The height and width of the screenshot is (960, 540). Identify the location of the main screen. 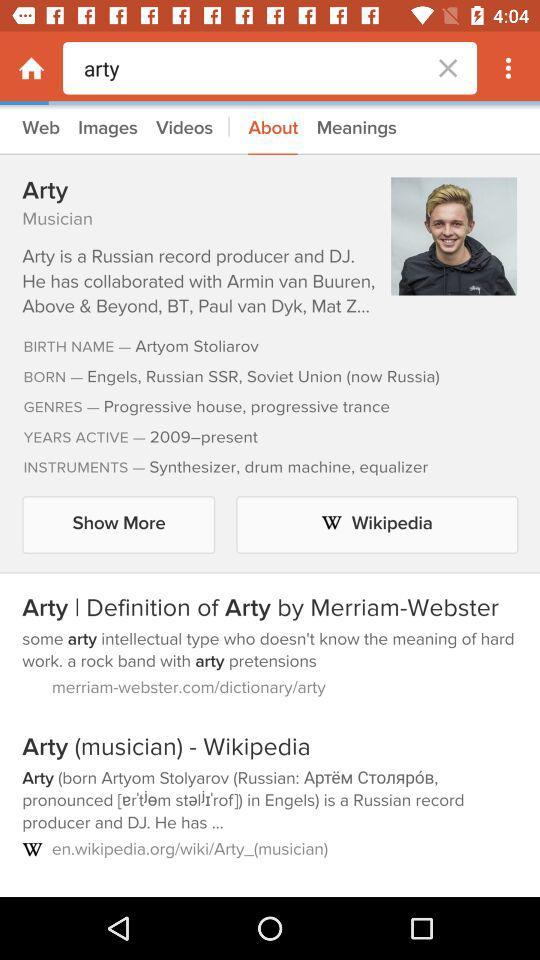
(30, 68).